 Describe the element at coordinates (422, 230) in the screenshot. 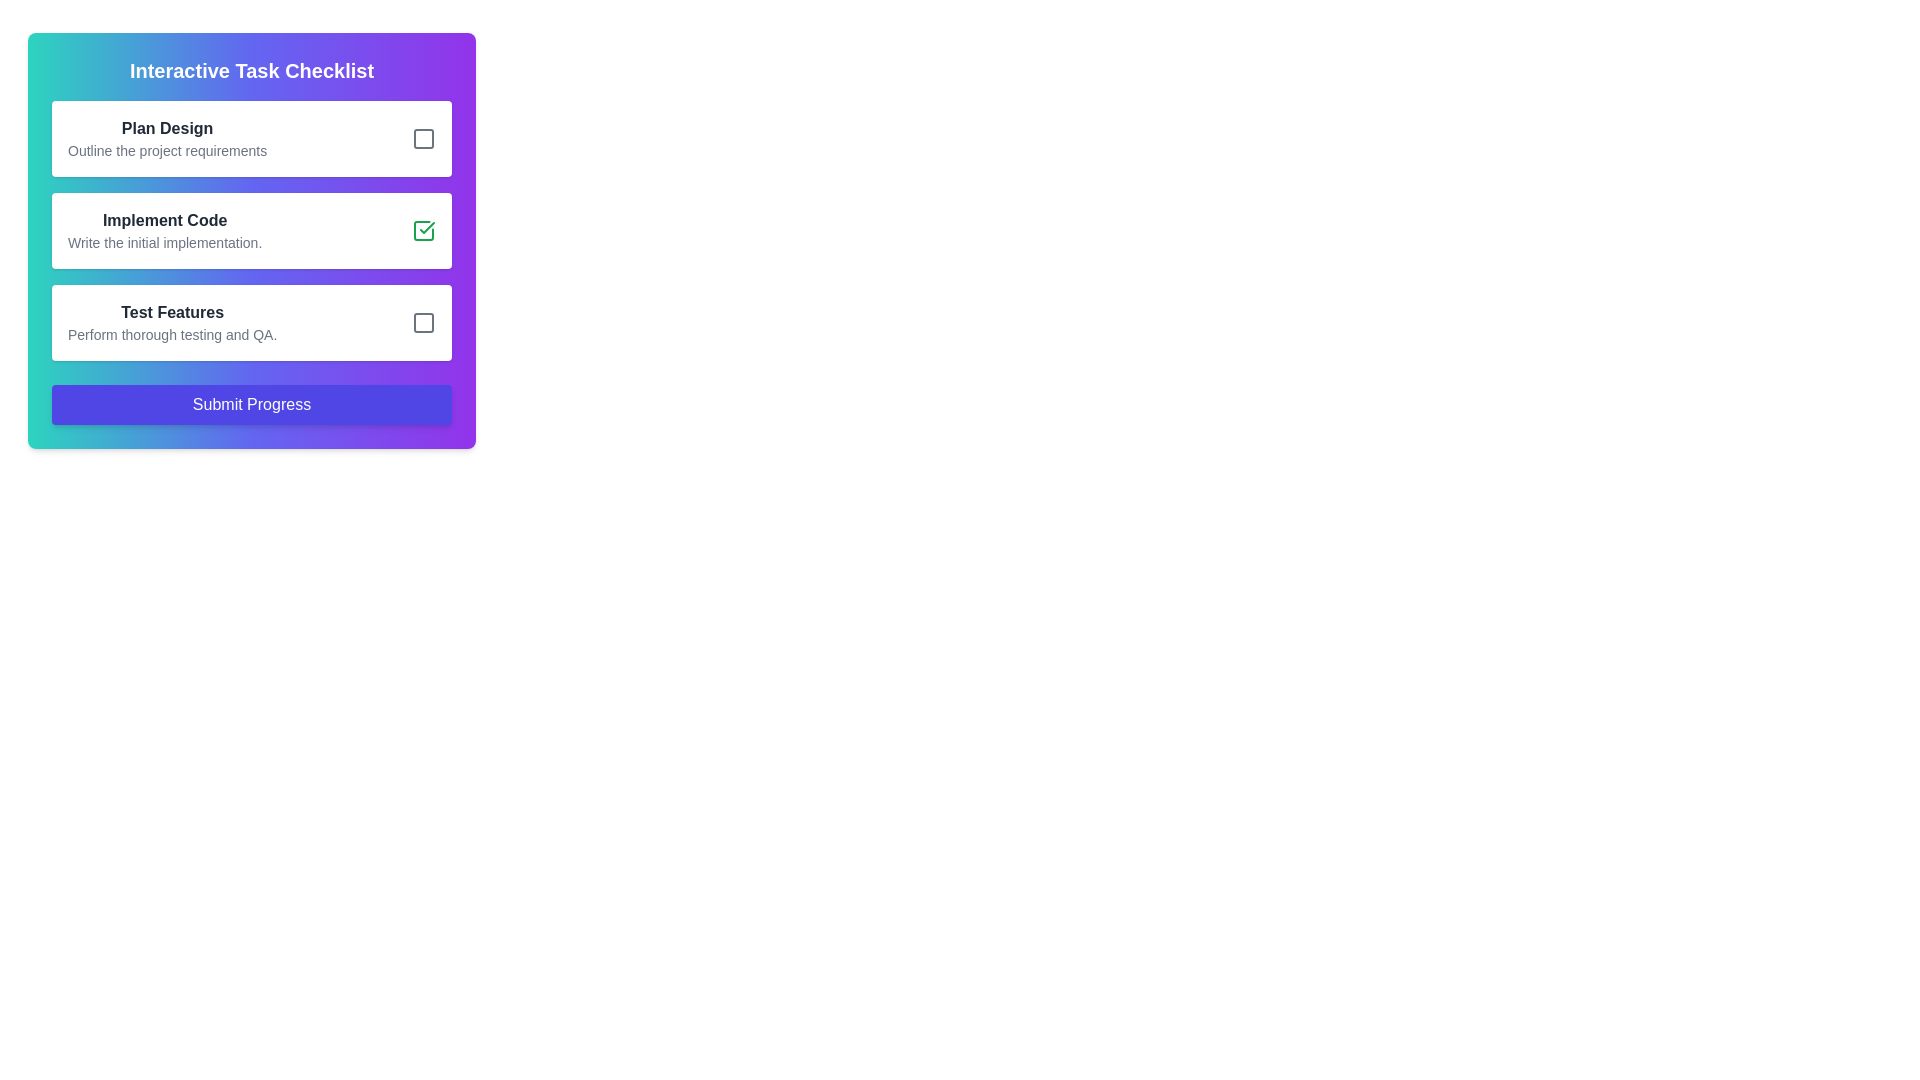

I see `the checkbox with a green tick icon` at that location.